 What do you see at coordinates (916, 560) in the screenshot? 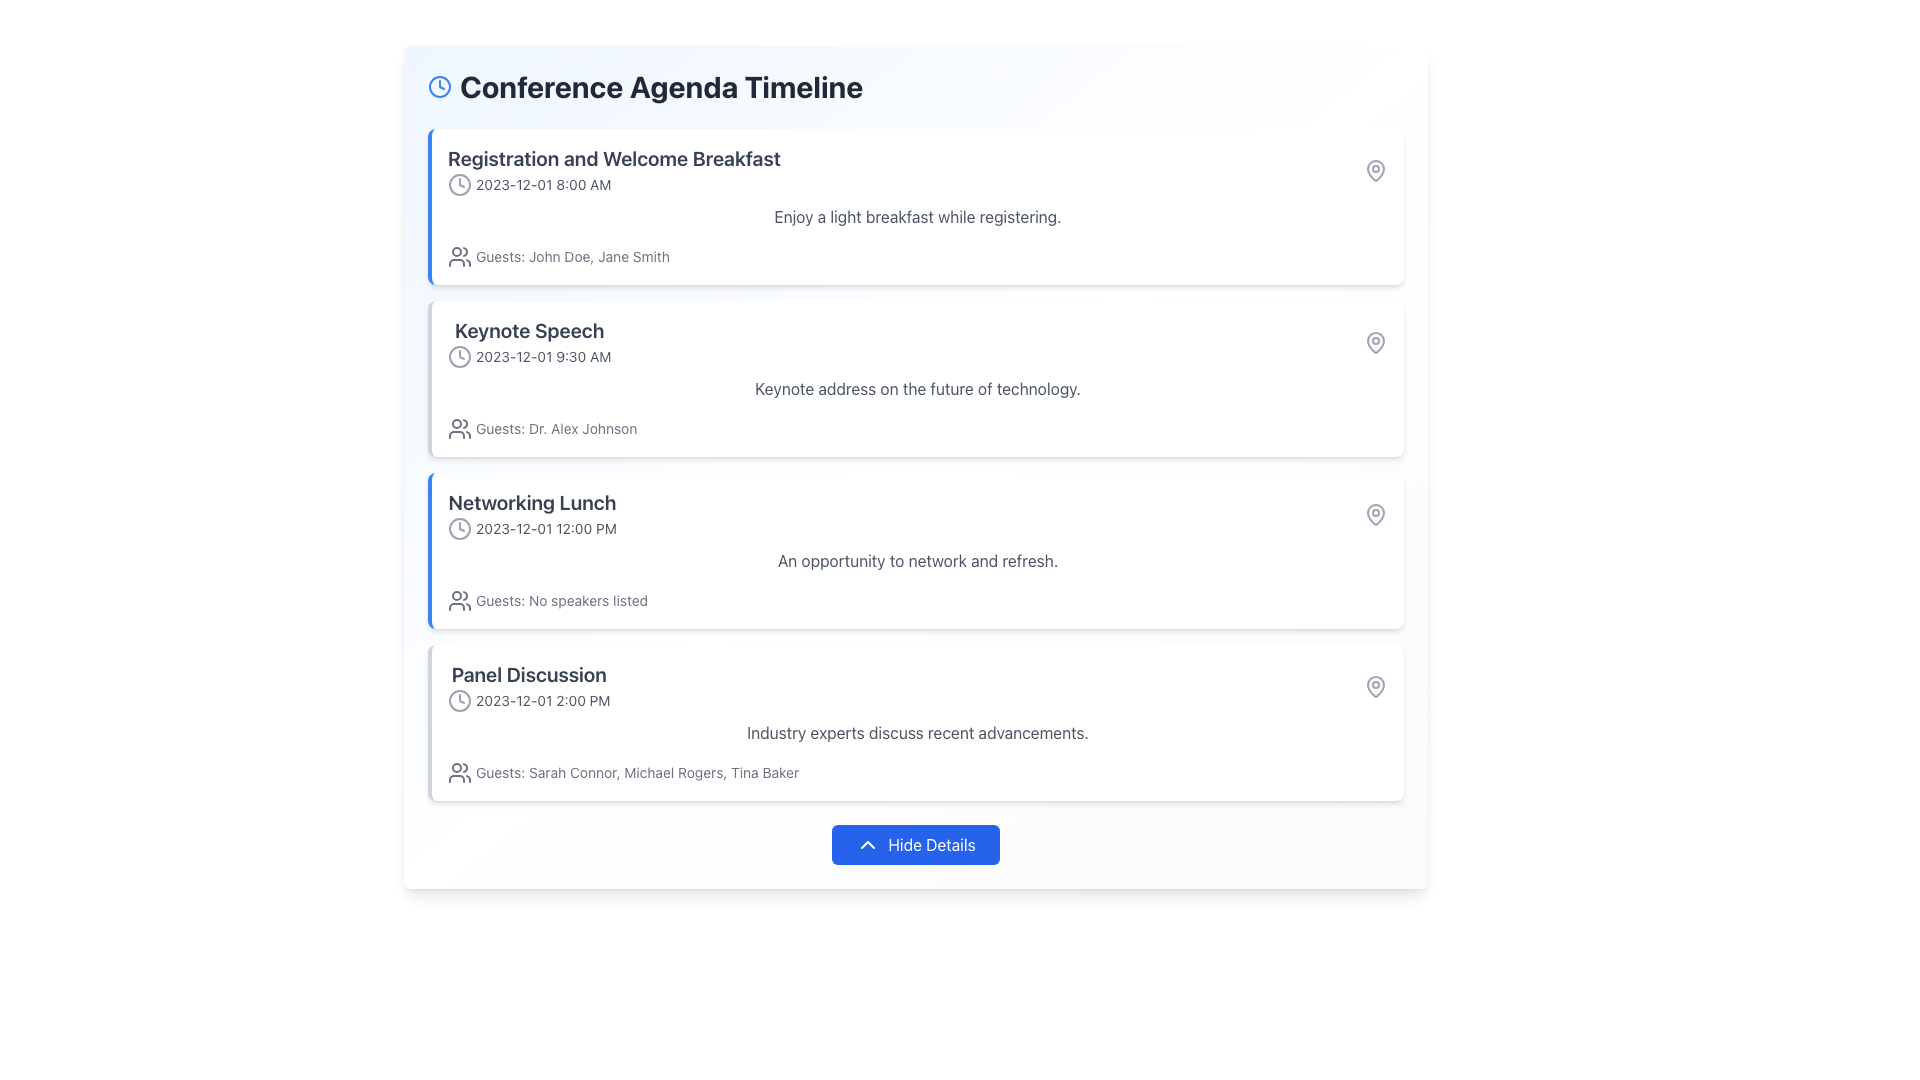
I see `the text label containing the message 'An opportunity to network and refresh.' which is styled with a gray font and located below the event title in the 'Networking Lunch' block` at bounding box center [916, 560].